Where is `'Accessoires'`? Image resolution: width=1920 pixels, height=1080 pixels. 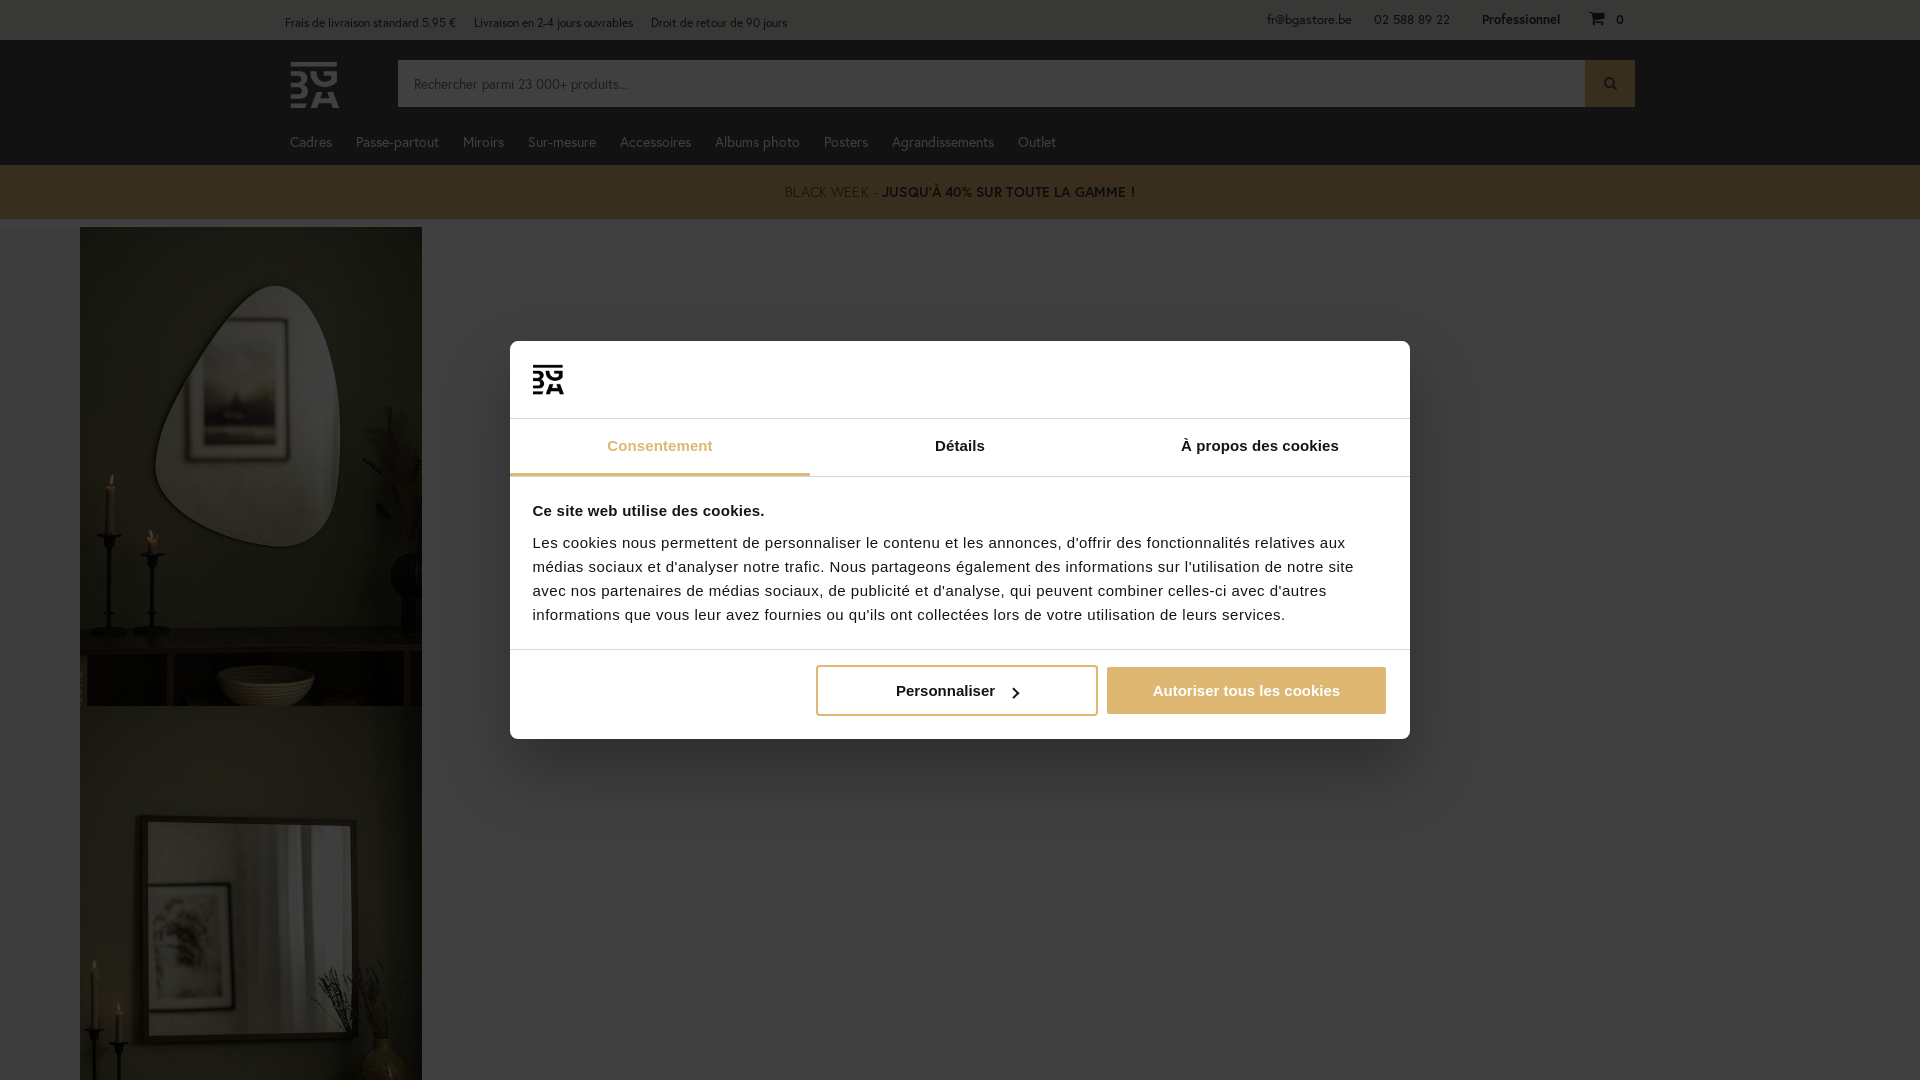
'Accessoires' is located at coordinates (608, 140).